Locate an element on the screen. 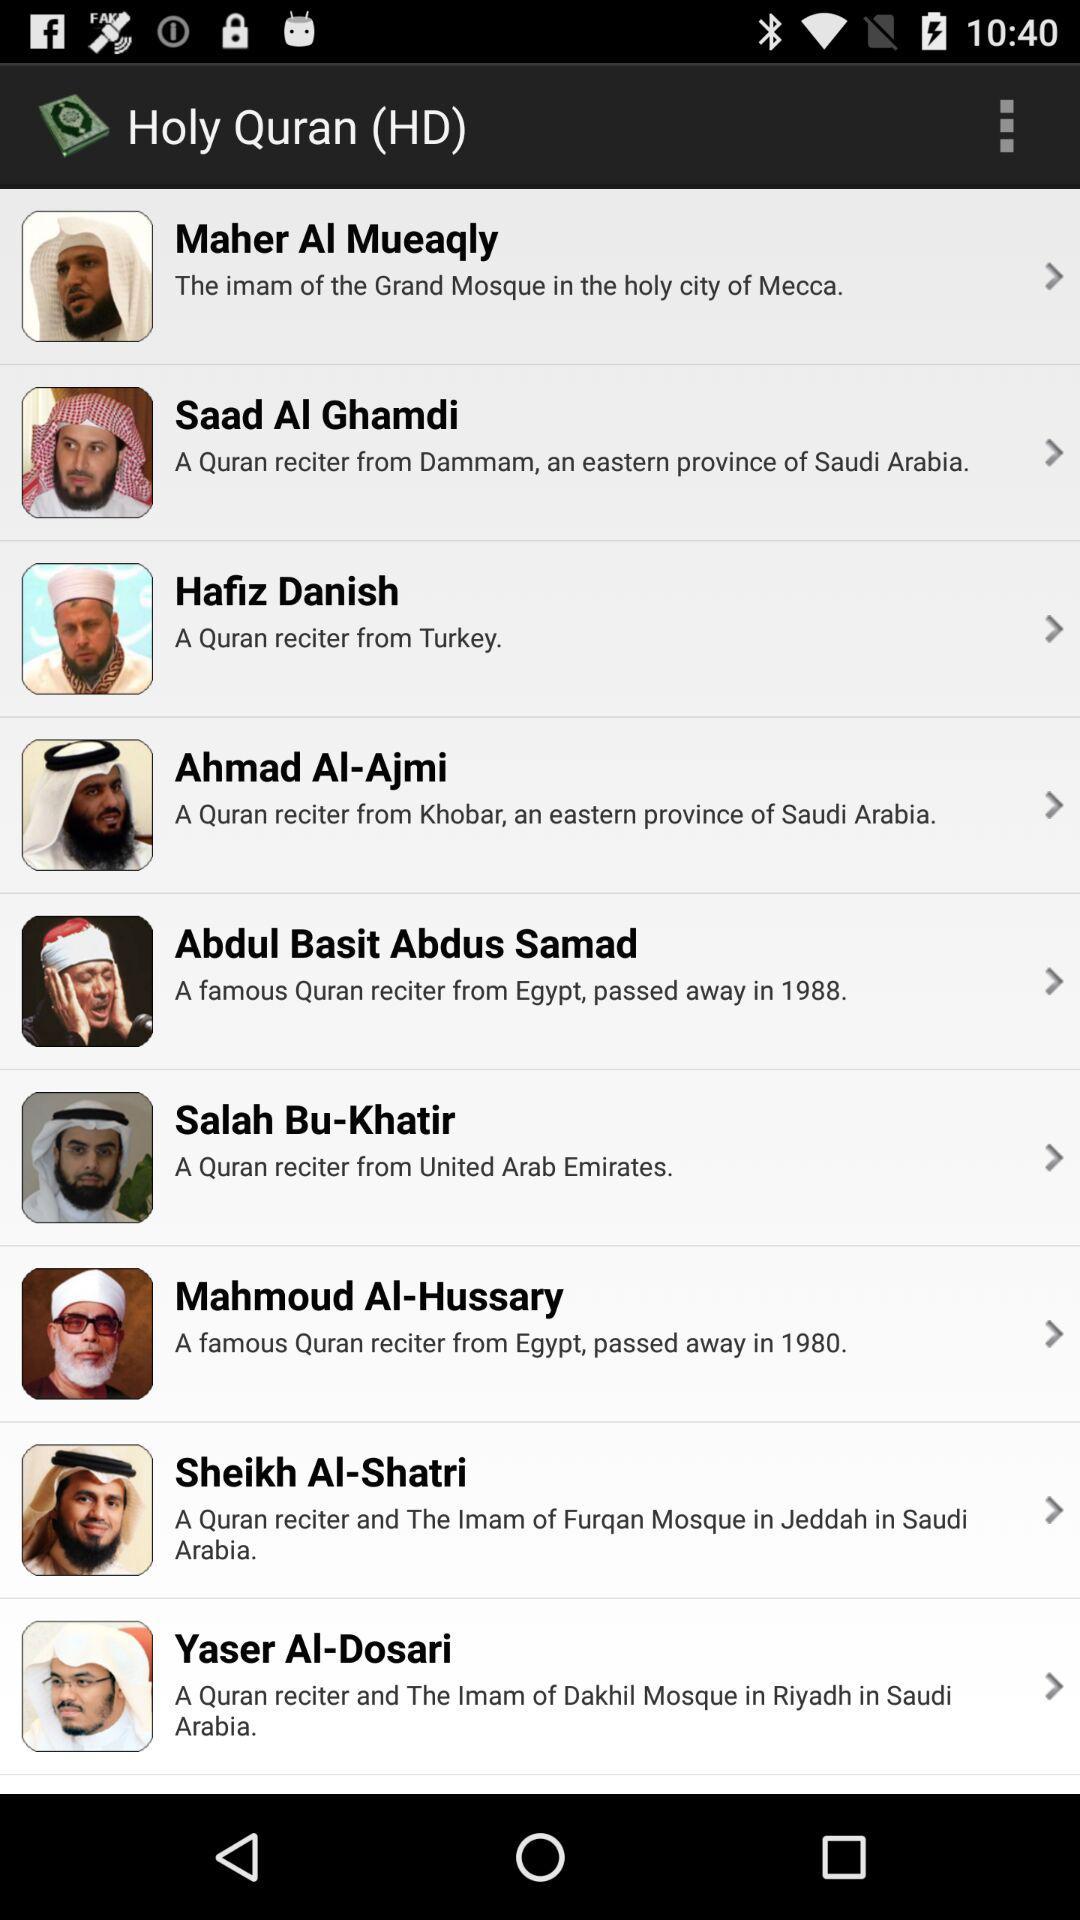 The height and width of the screenshot is (1920, 1080). item above the a quran reciter item is located at coordinates (287, 588).